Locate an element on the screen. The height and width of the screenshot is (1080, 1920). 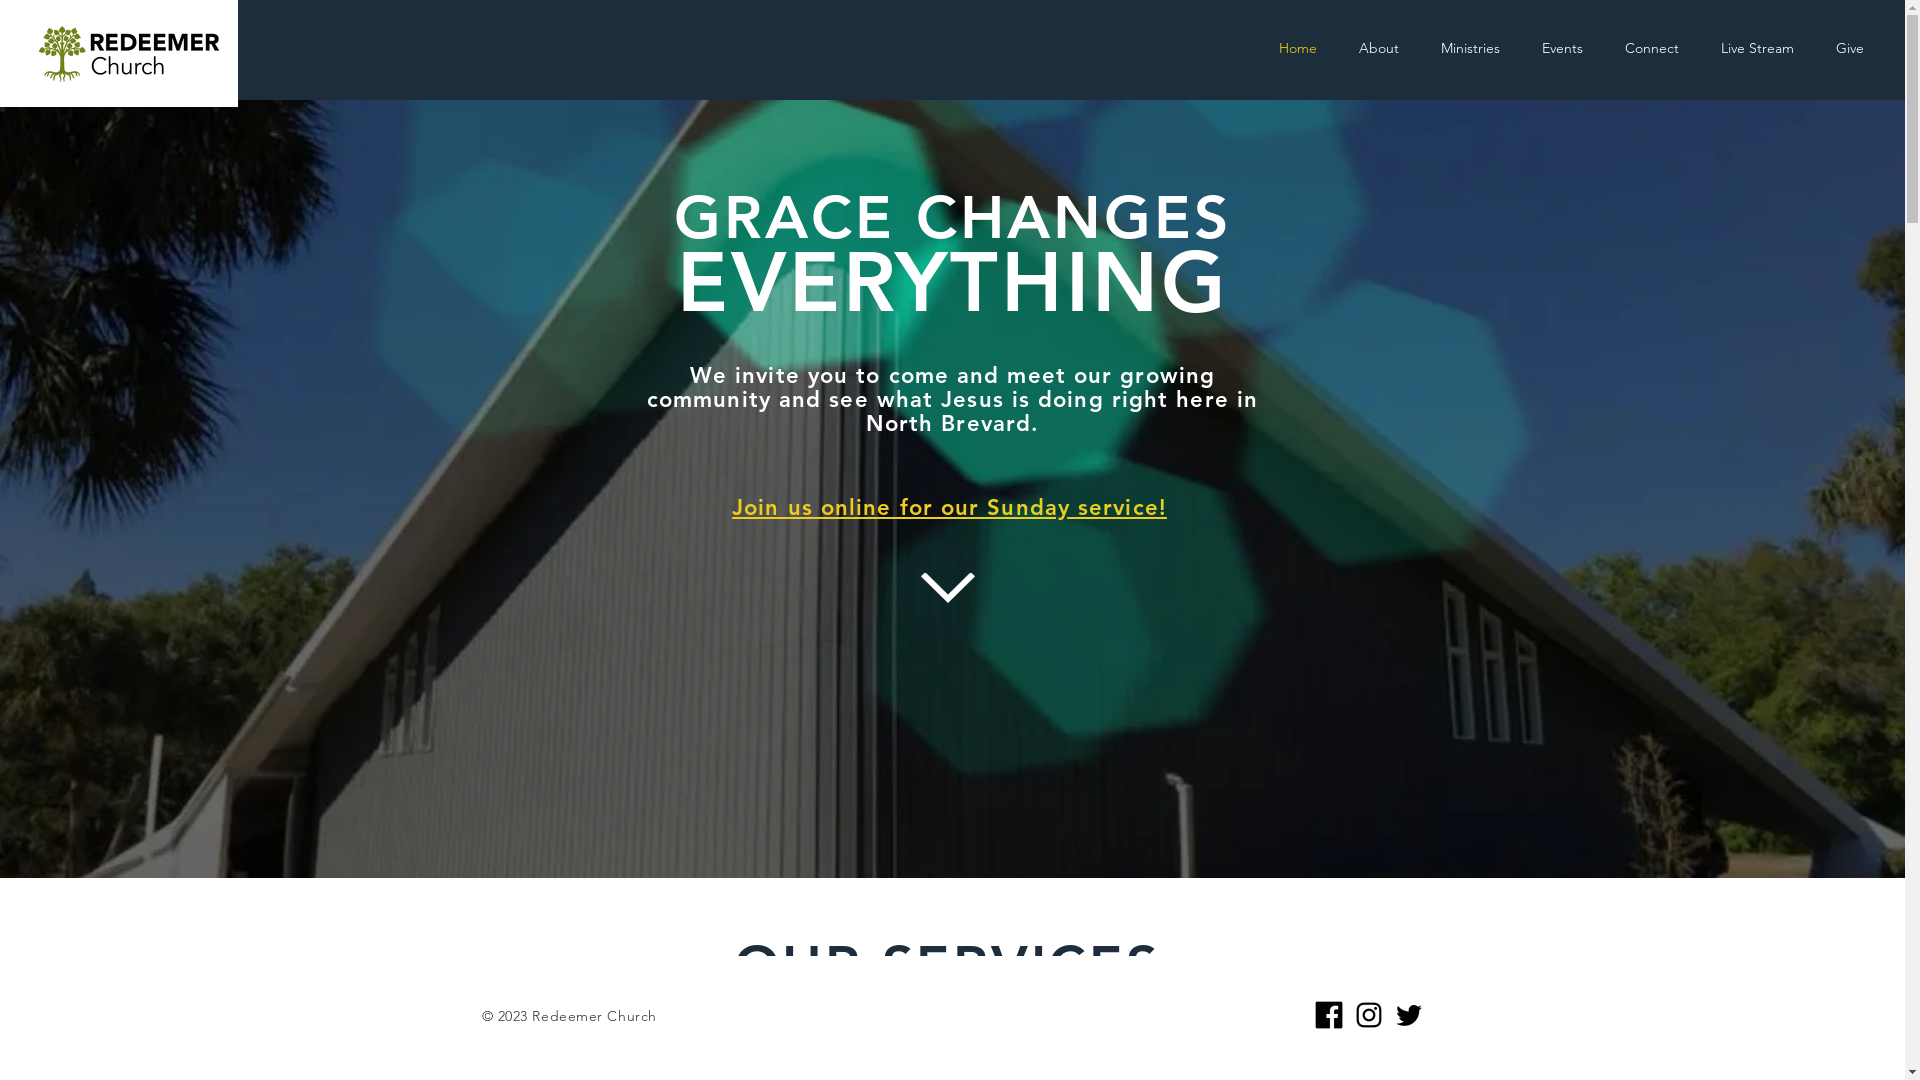
'Live Stream' is located at coordinates (1756, 47).